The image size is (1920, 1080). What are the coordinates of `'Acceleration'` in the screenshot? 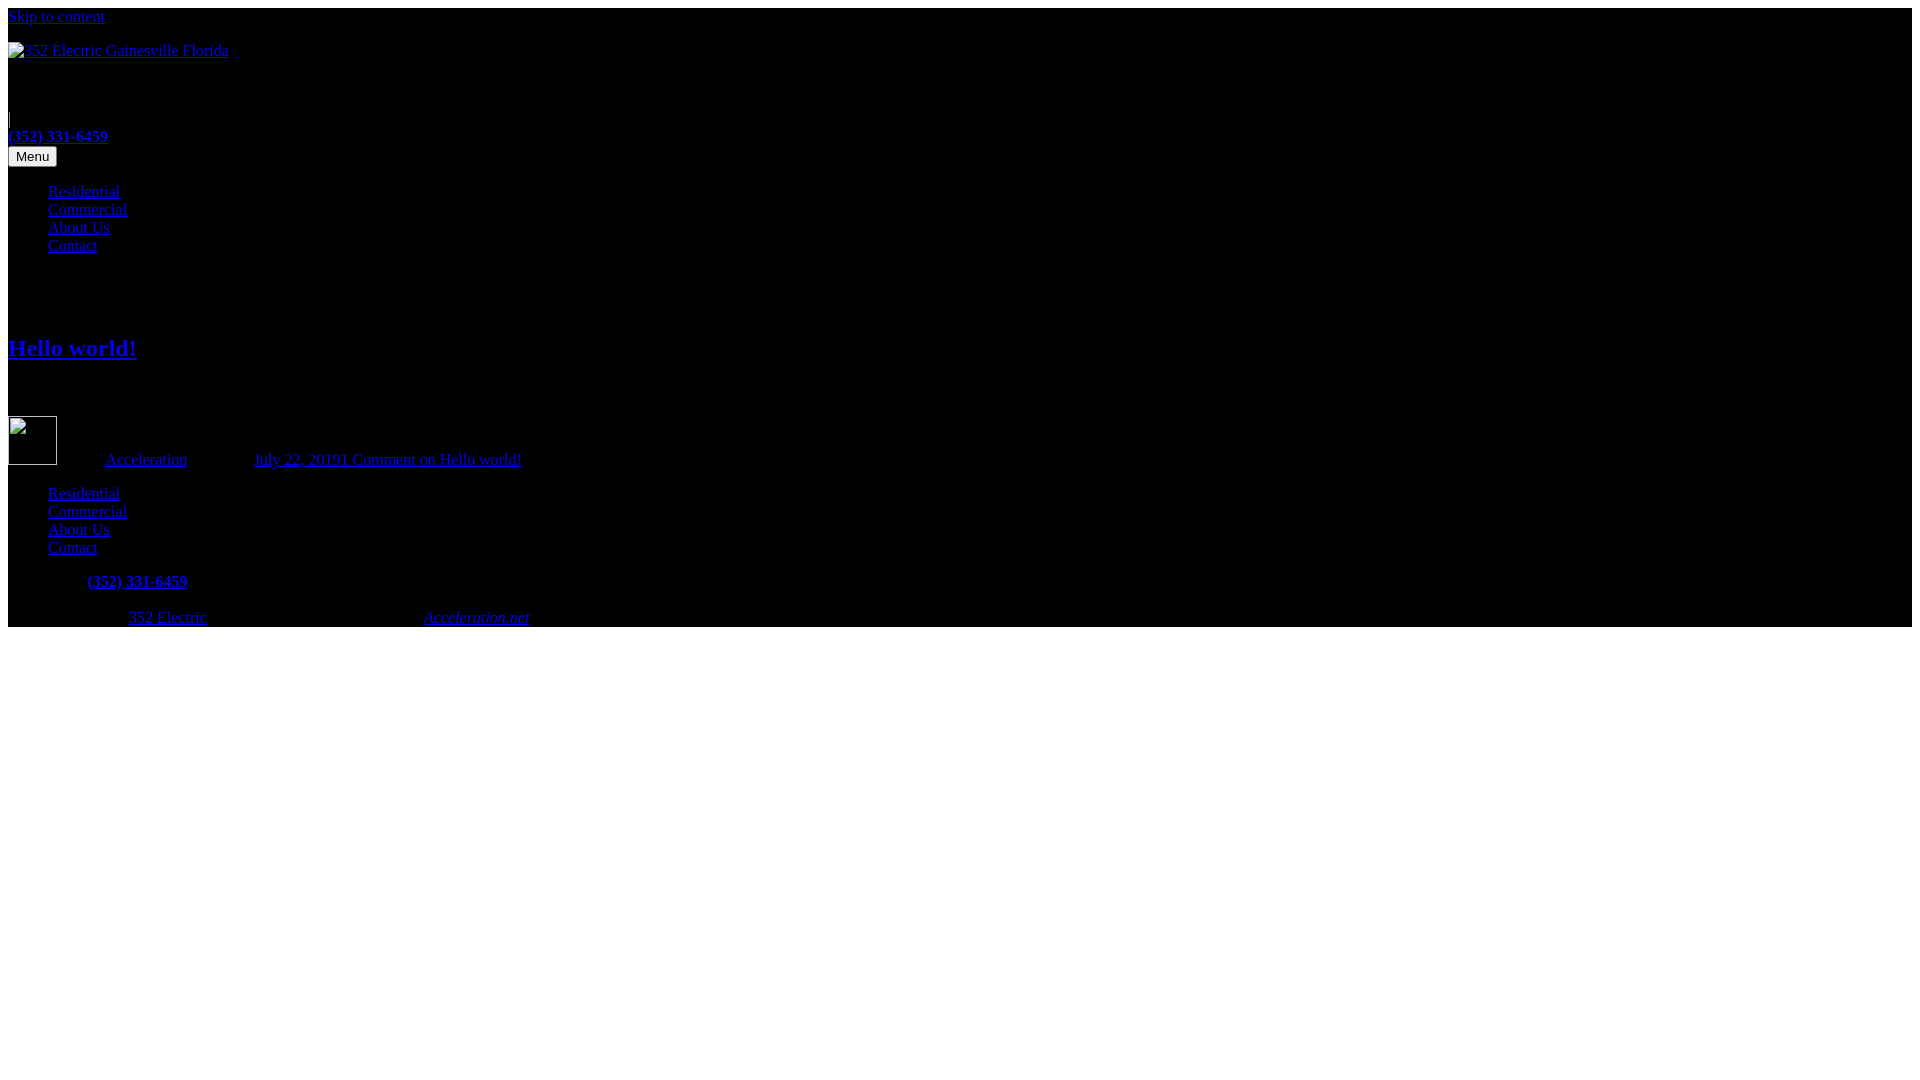 It's located at (144, 459).